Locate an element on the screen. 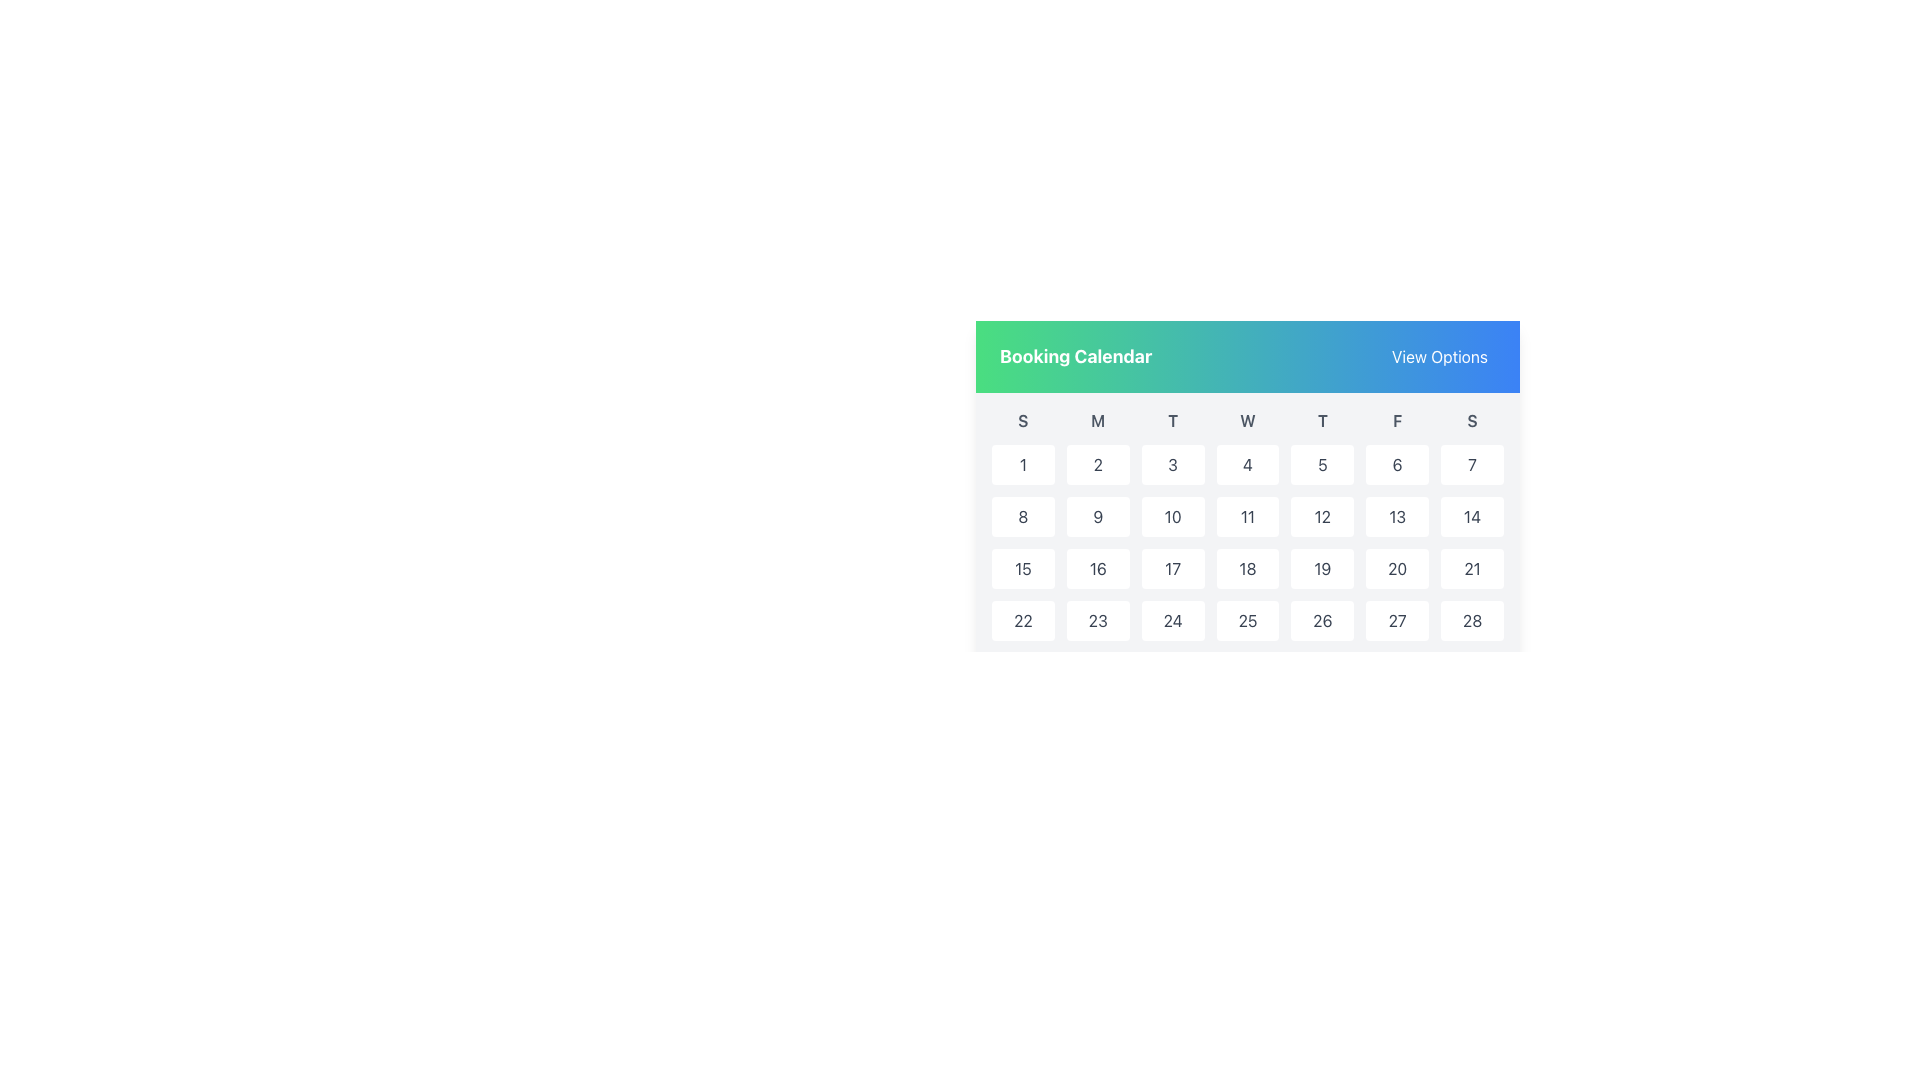  the static text element representing the 12th day of the month in the calendar grid, located in the fifth column of the second row is located at coordinates (1322, 515).